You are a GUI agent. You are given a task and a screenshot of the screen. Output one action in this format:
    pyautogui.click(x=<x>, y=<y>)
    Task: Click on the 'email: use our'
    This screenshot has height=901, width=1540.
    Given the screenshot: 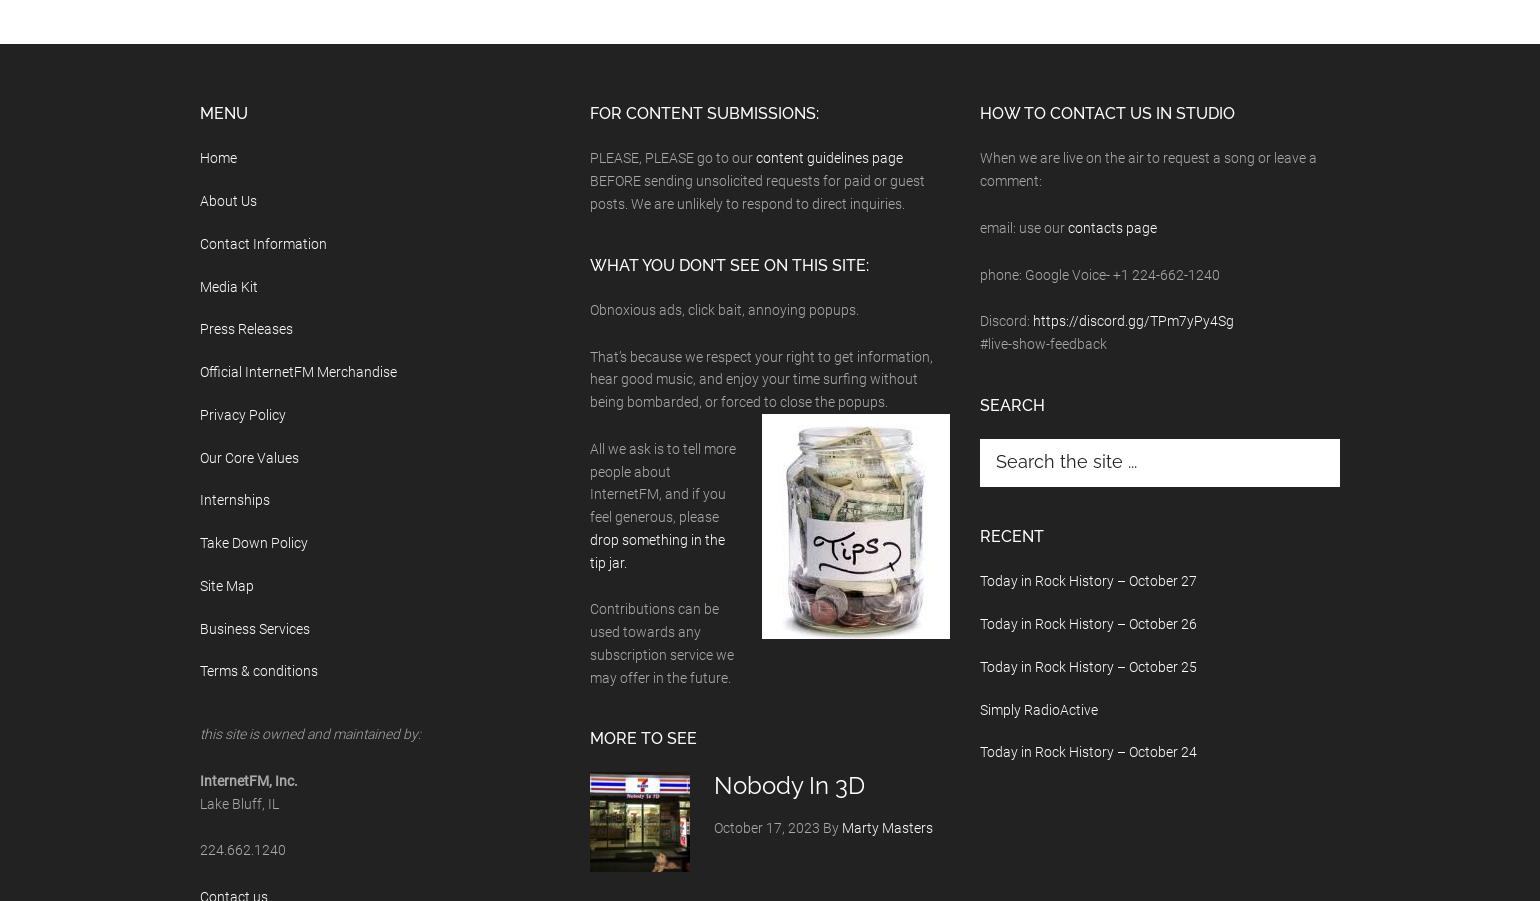 What is the action you would take?
    pyautogui.click(x=1023, y=225)
    